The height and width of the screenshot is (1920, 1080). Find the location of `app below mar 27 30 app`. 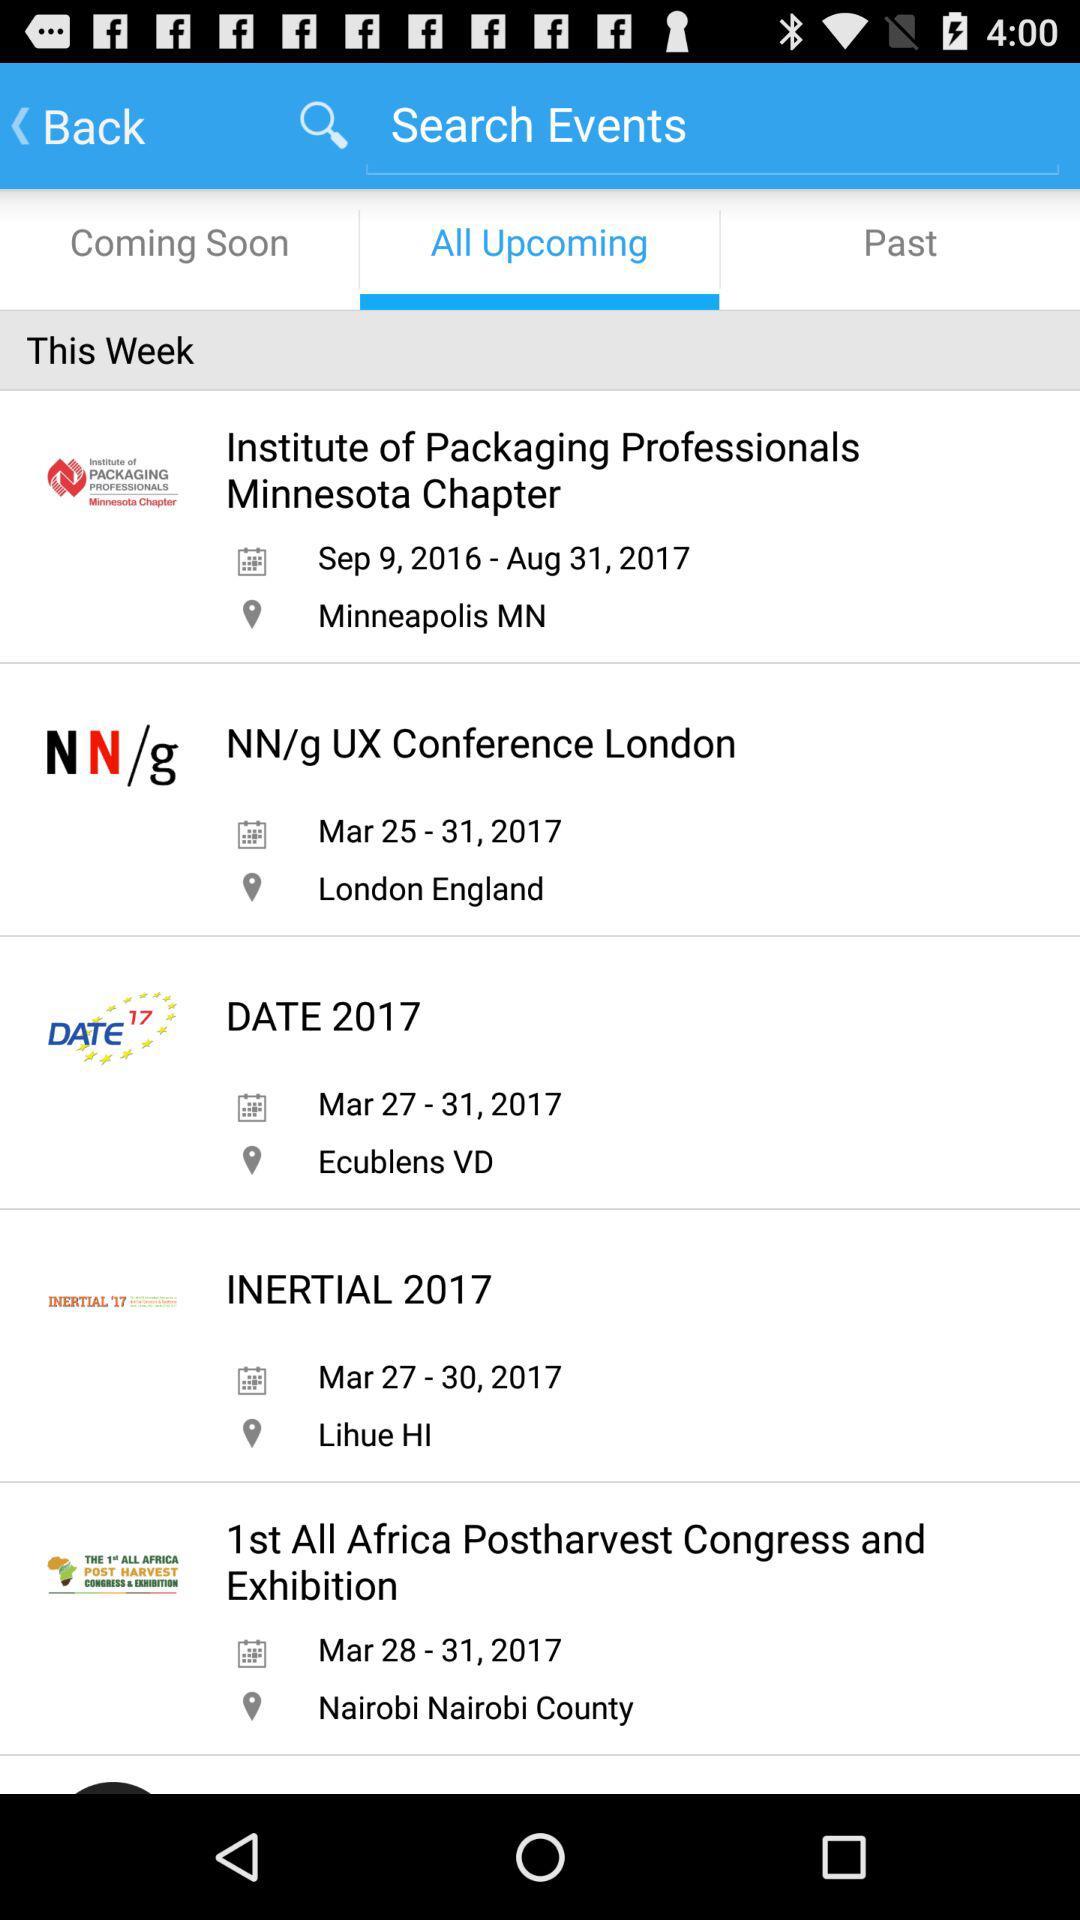

app below mar 27 30 app is located at coordinates (374, 1432).